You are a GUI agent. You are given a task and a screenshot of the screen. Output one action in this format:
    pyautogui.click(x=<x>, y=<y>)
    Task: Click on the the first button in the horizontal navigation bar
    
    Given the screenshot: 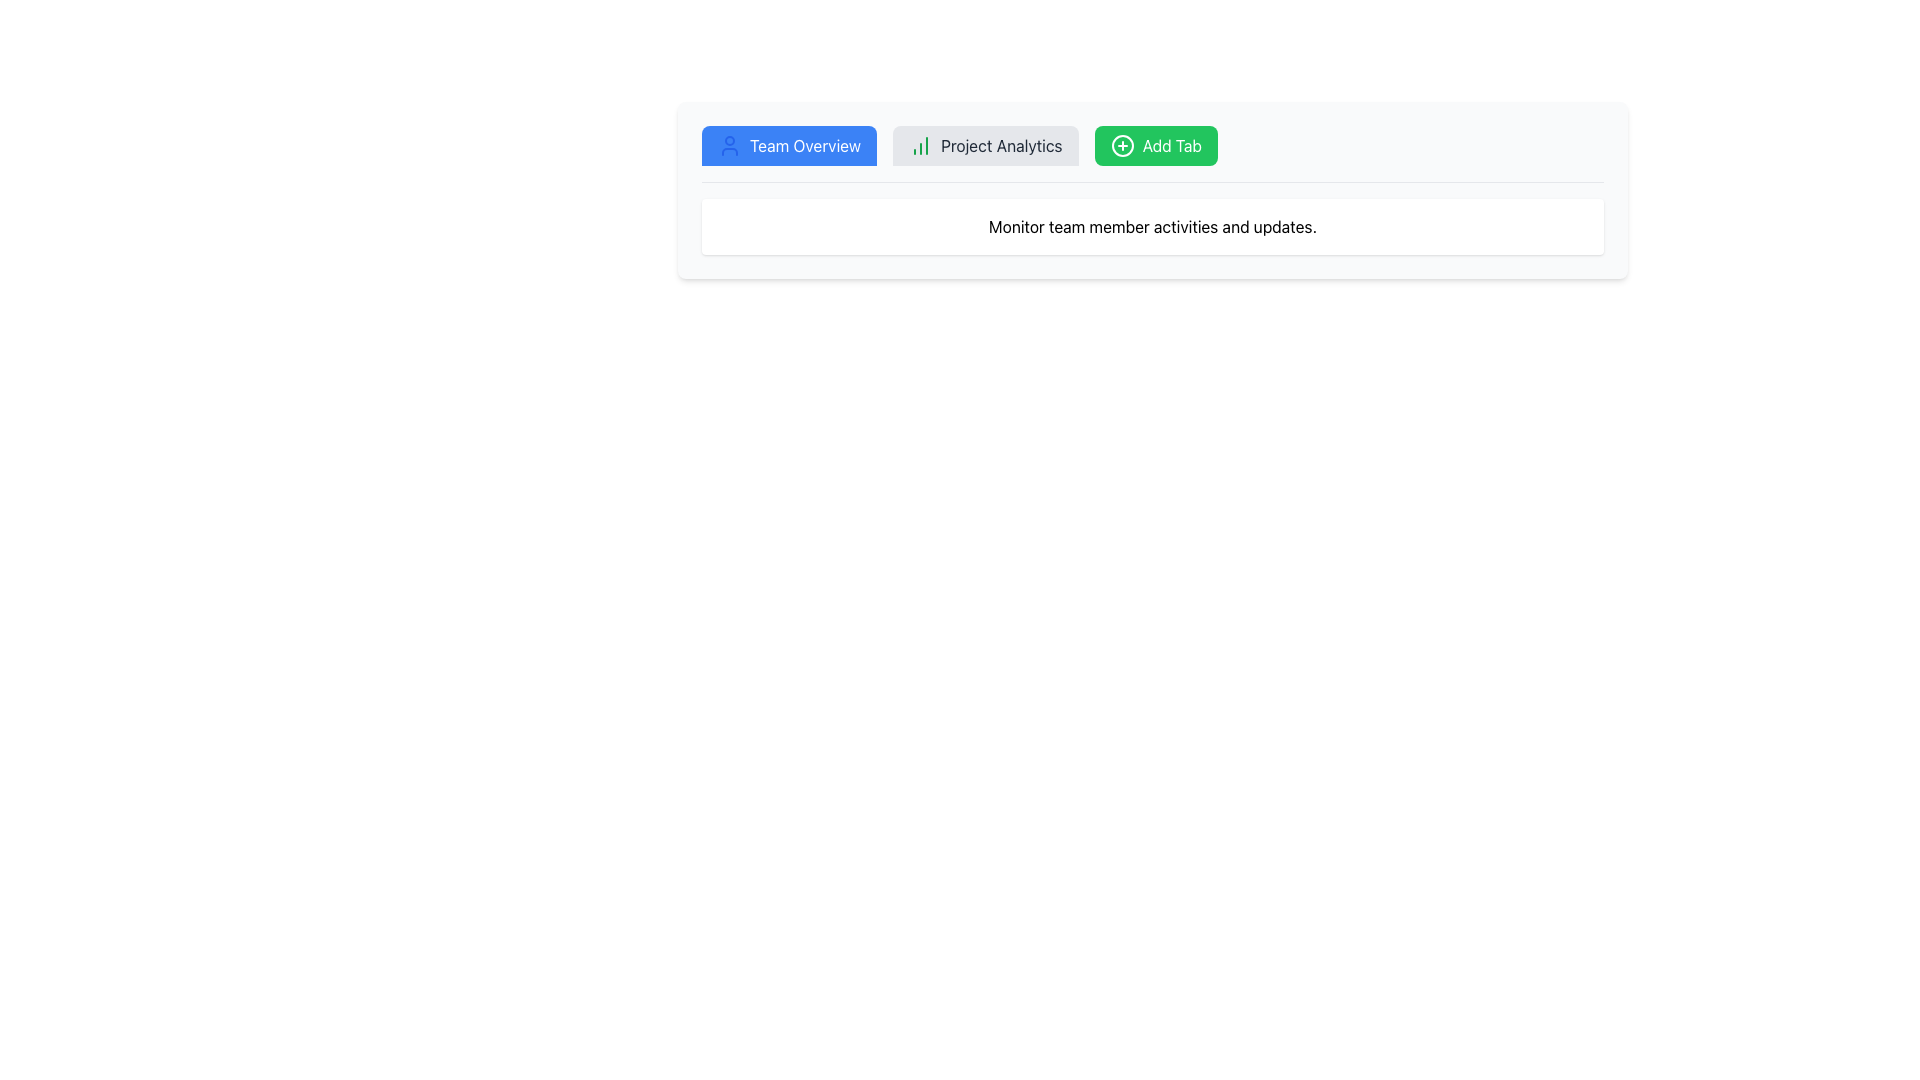 What is the action you would take?
    pyautogui.click(x=788, y=145)
    